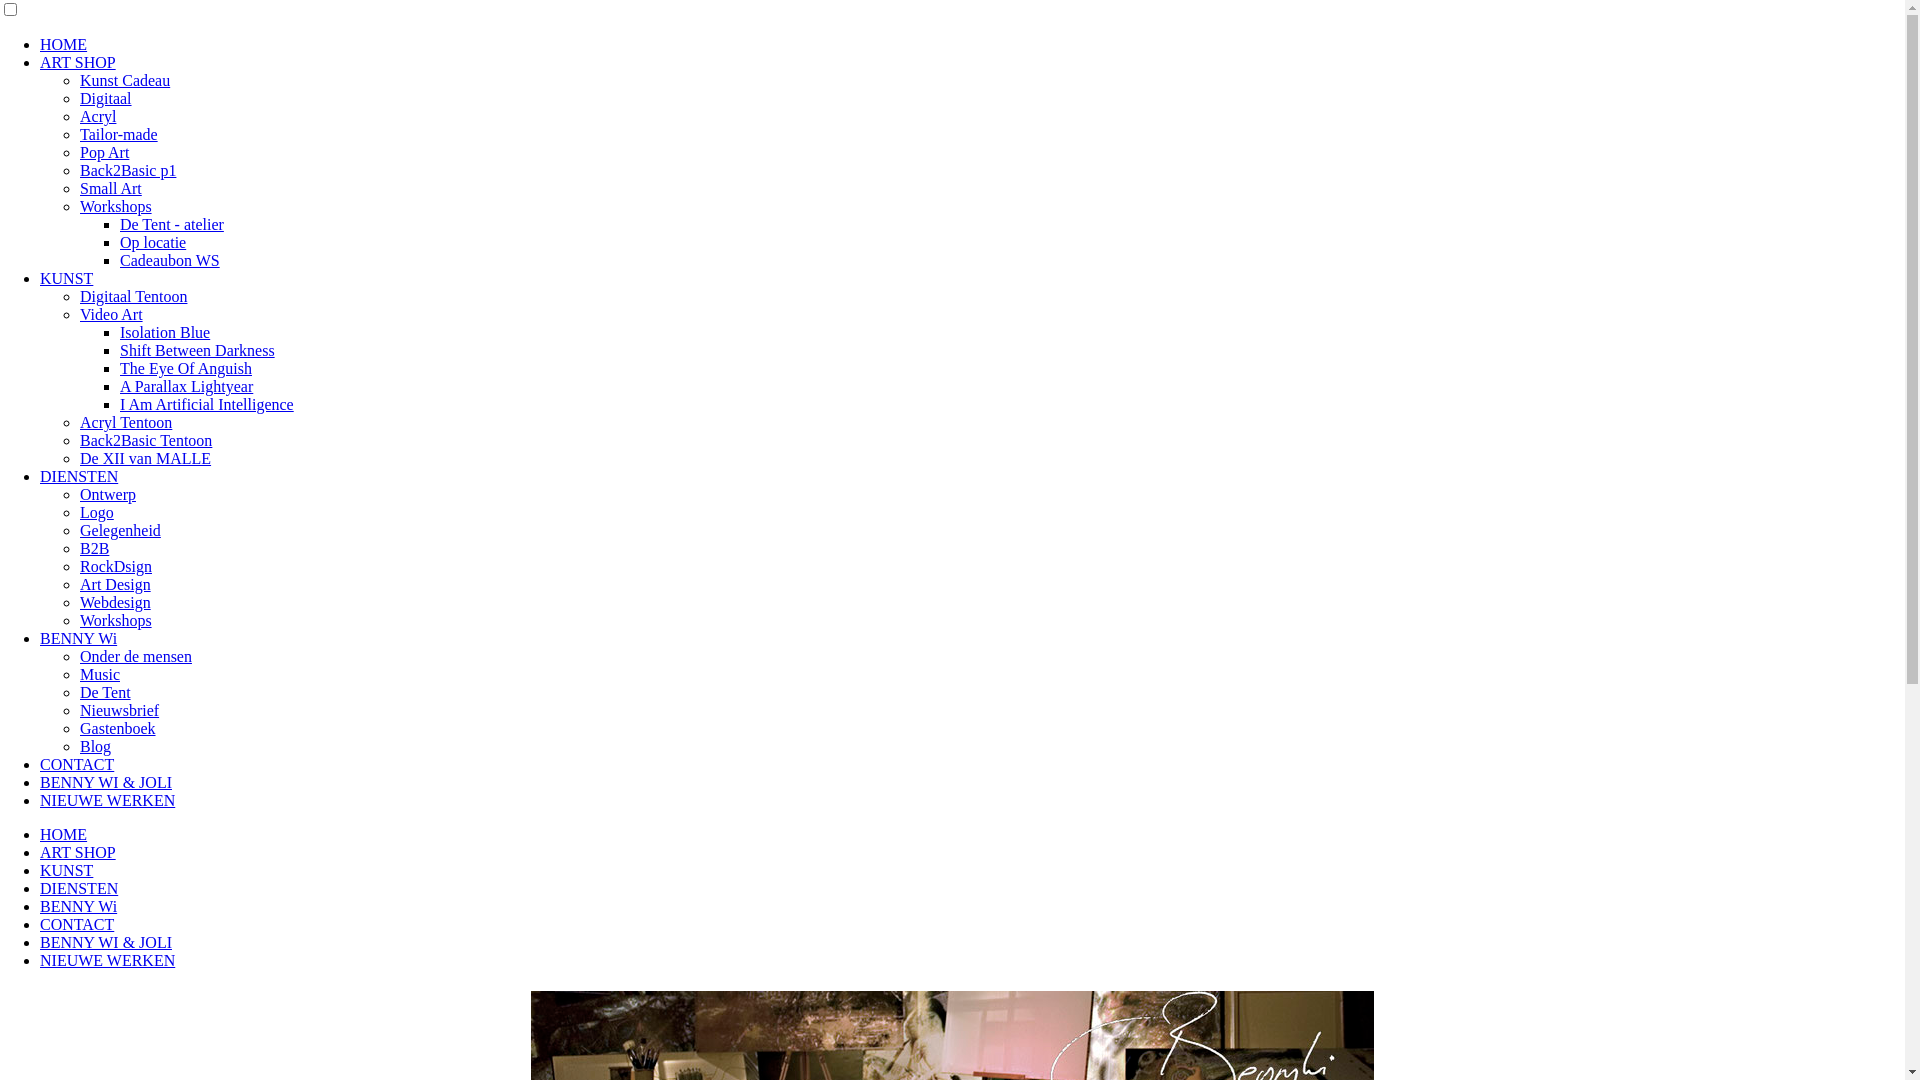 The image size is (1920, 1080). I want to click on 'Kunst Cadeau', so click(123, 79).